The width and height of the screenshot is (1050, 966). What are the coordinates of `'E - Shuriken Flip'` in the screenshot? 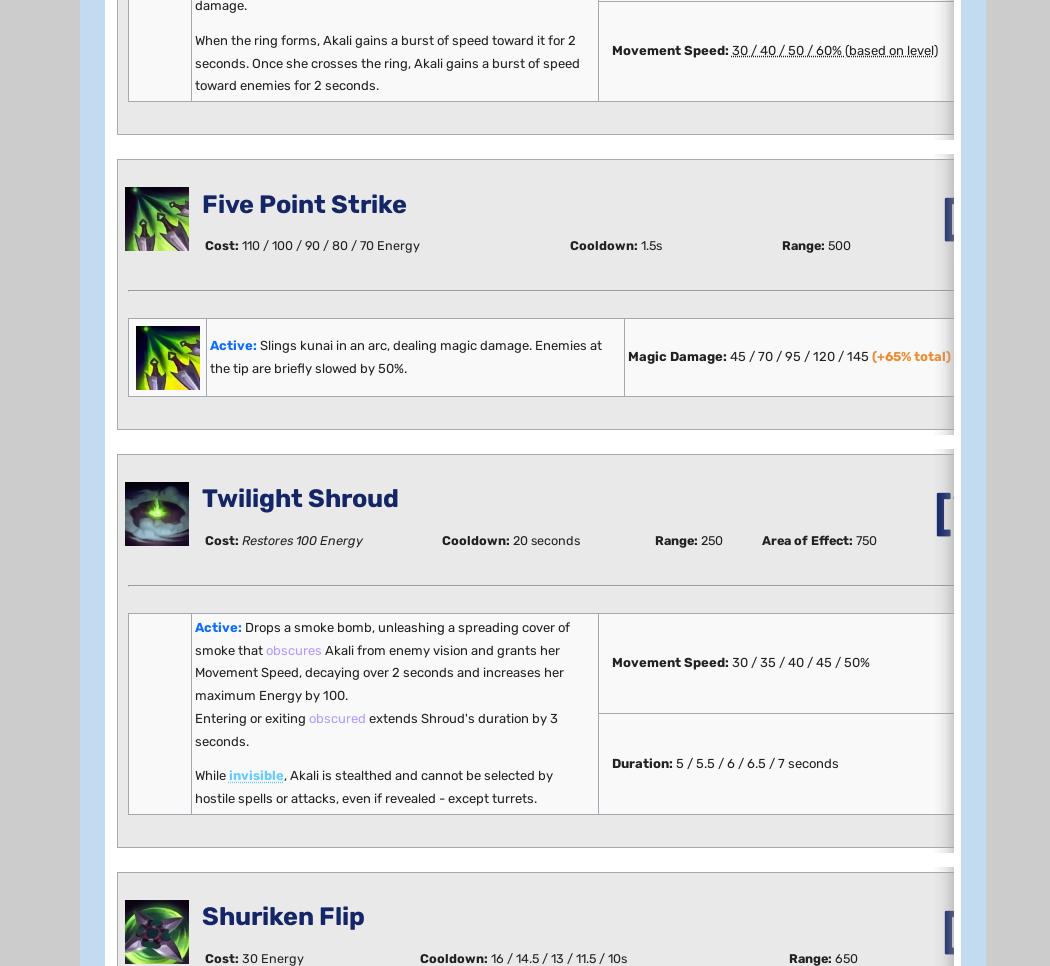 It's located at (218, 601).